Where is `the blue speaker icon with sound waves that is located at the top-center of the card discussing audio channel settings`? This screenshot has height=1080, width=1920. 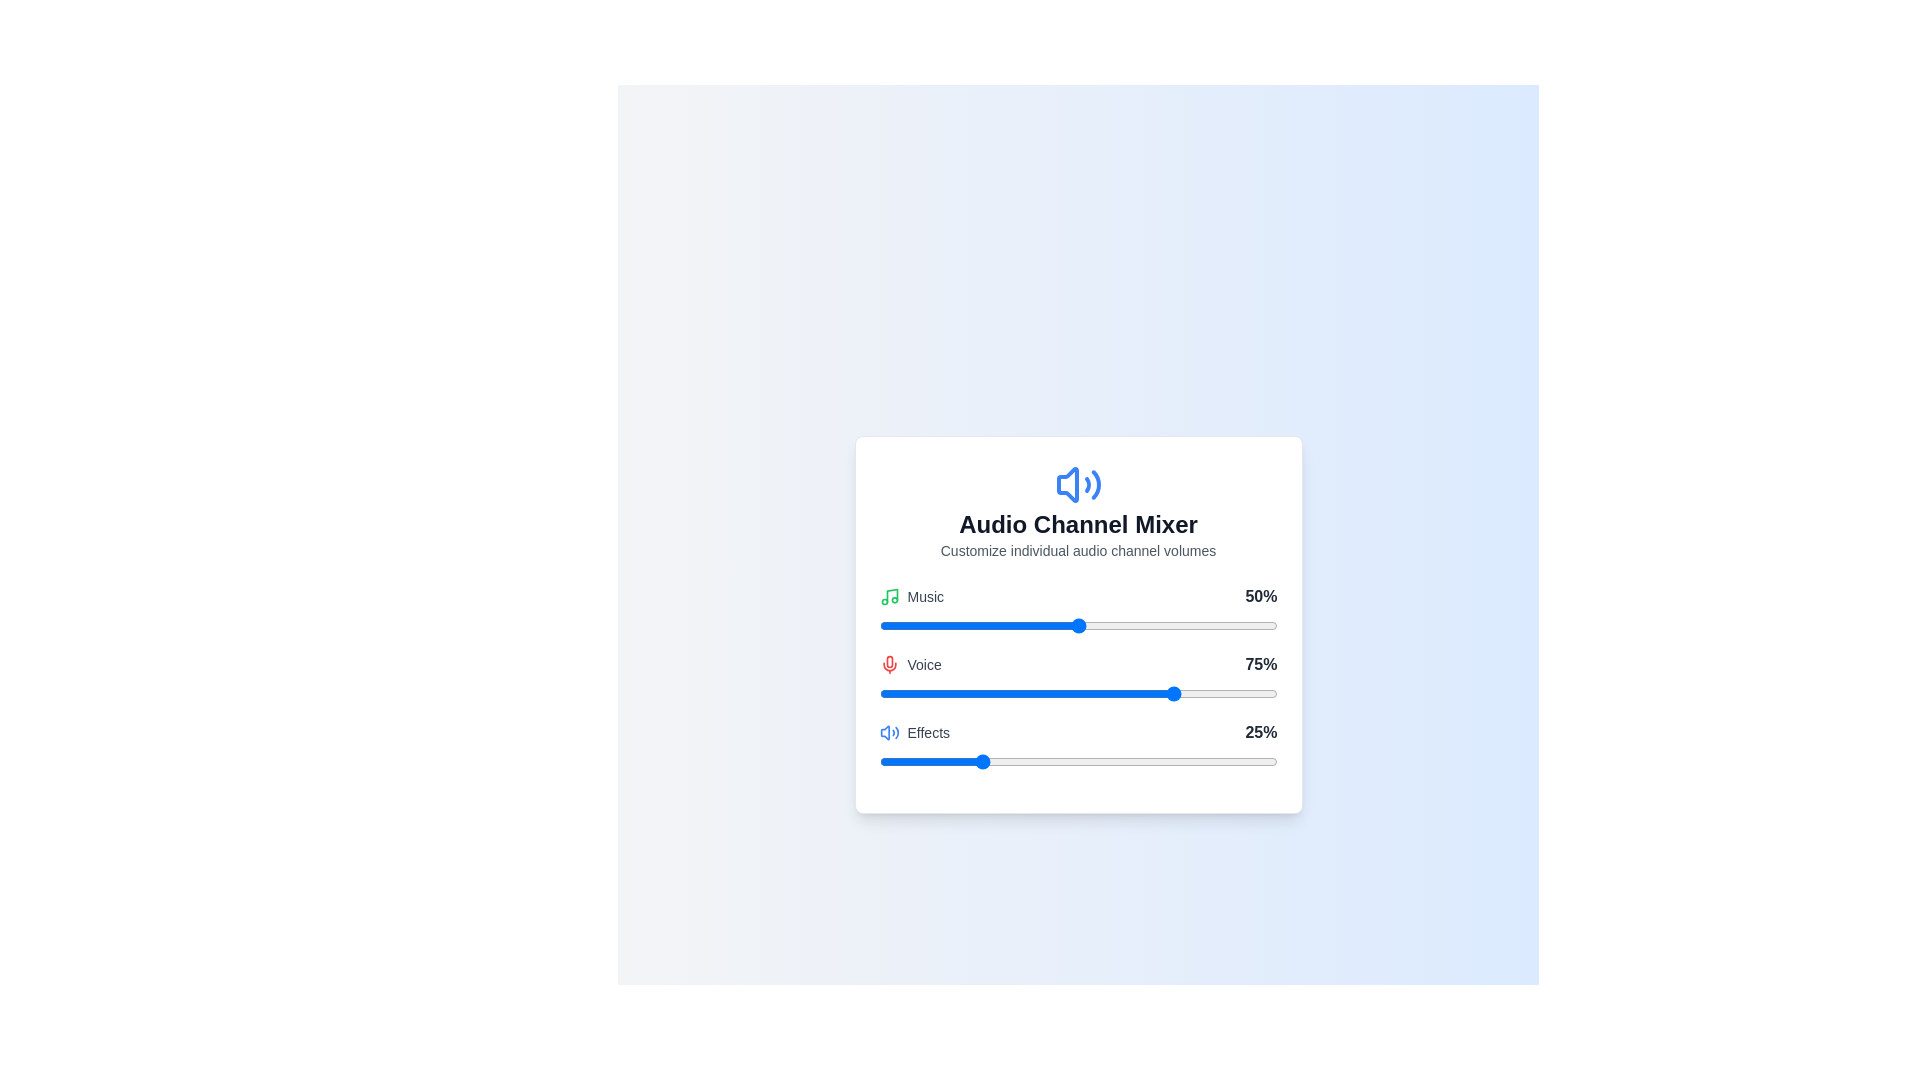
the blue speaker icon with sound waves that is located at the top-center of the card discussing audio channel settings is located at coordinates (1077, 485).